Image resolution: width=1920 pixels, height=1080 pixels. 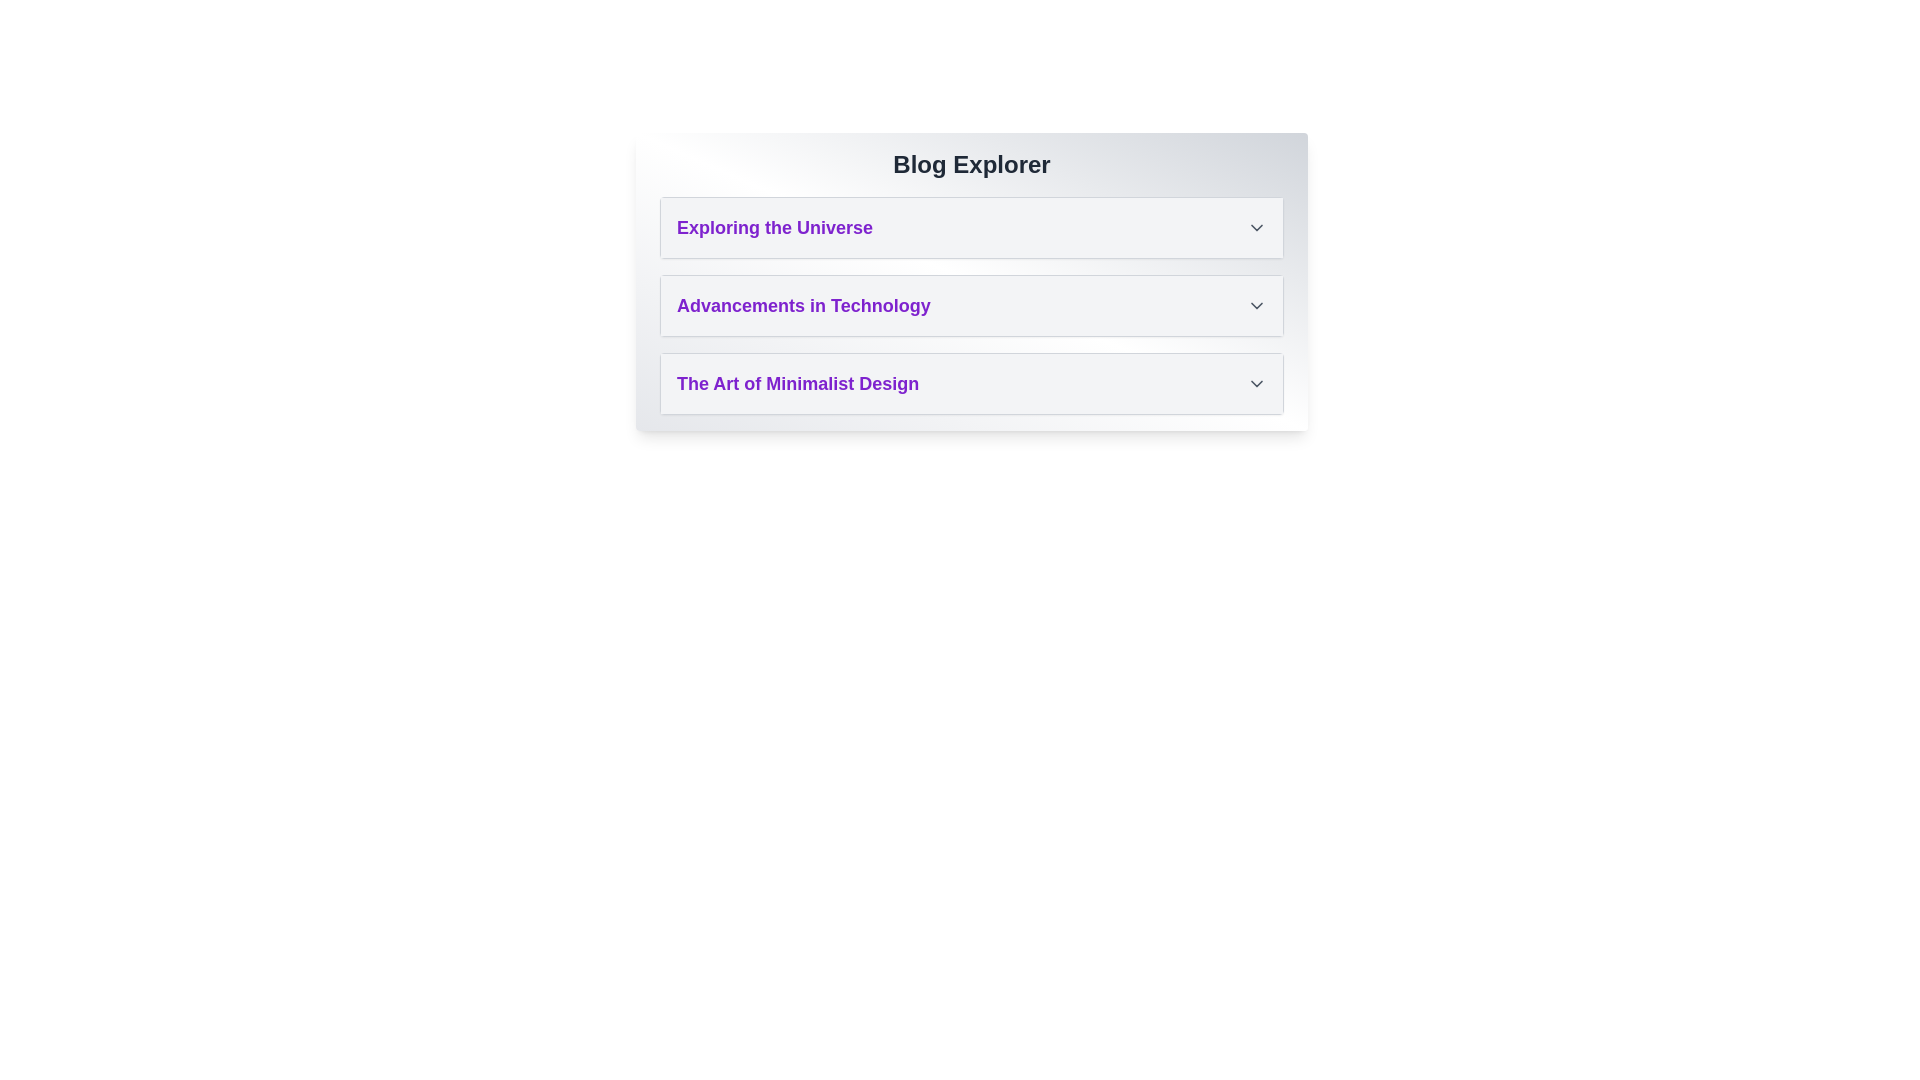 I want to click on the icon button located at the far-right side of the first item in the vertical list of collapsible sections, so click(x=1256, y=226).